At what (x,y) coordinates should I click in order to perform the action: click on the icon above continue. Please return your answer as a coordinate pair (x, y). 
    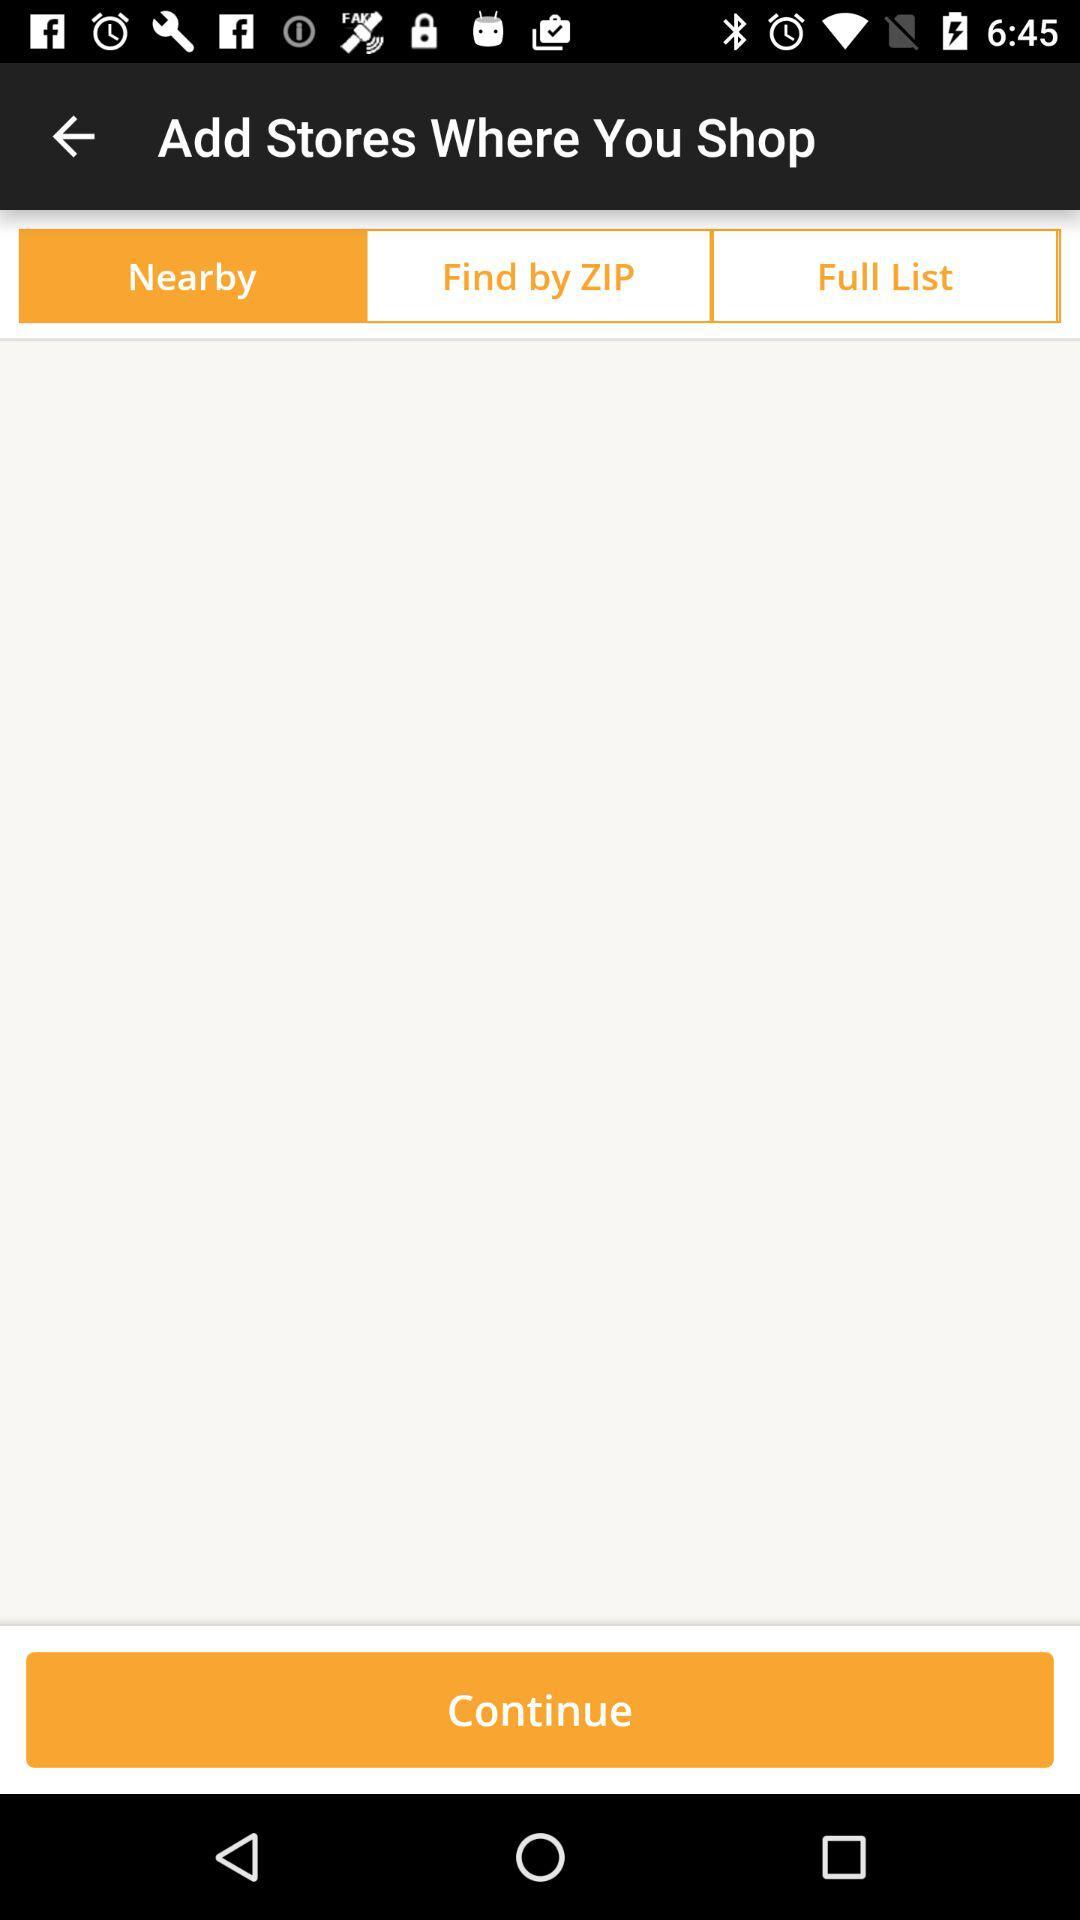
    Looking at the image, I should click on (540, 983).